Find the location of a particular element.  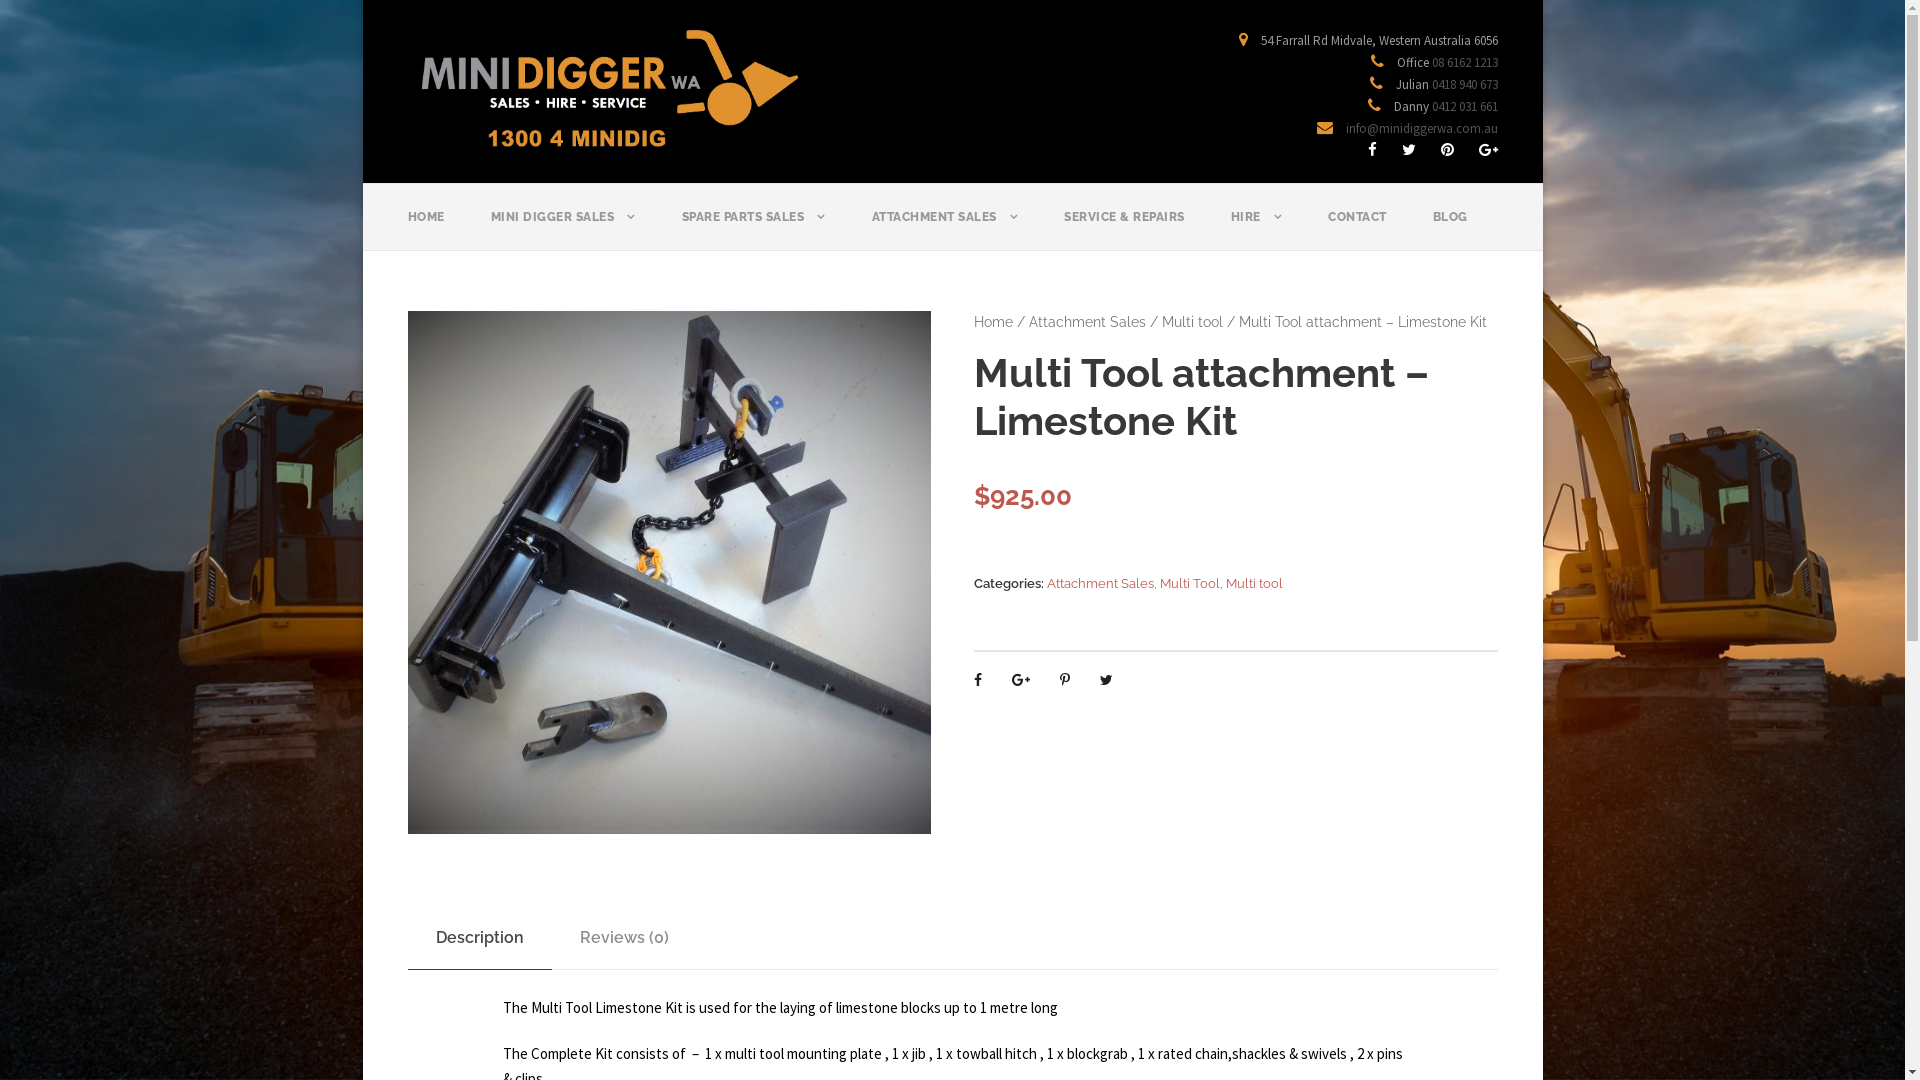

'SPARE PARTS SALES' is located at coordinates (752, 227).